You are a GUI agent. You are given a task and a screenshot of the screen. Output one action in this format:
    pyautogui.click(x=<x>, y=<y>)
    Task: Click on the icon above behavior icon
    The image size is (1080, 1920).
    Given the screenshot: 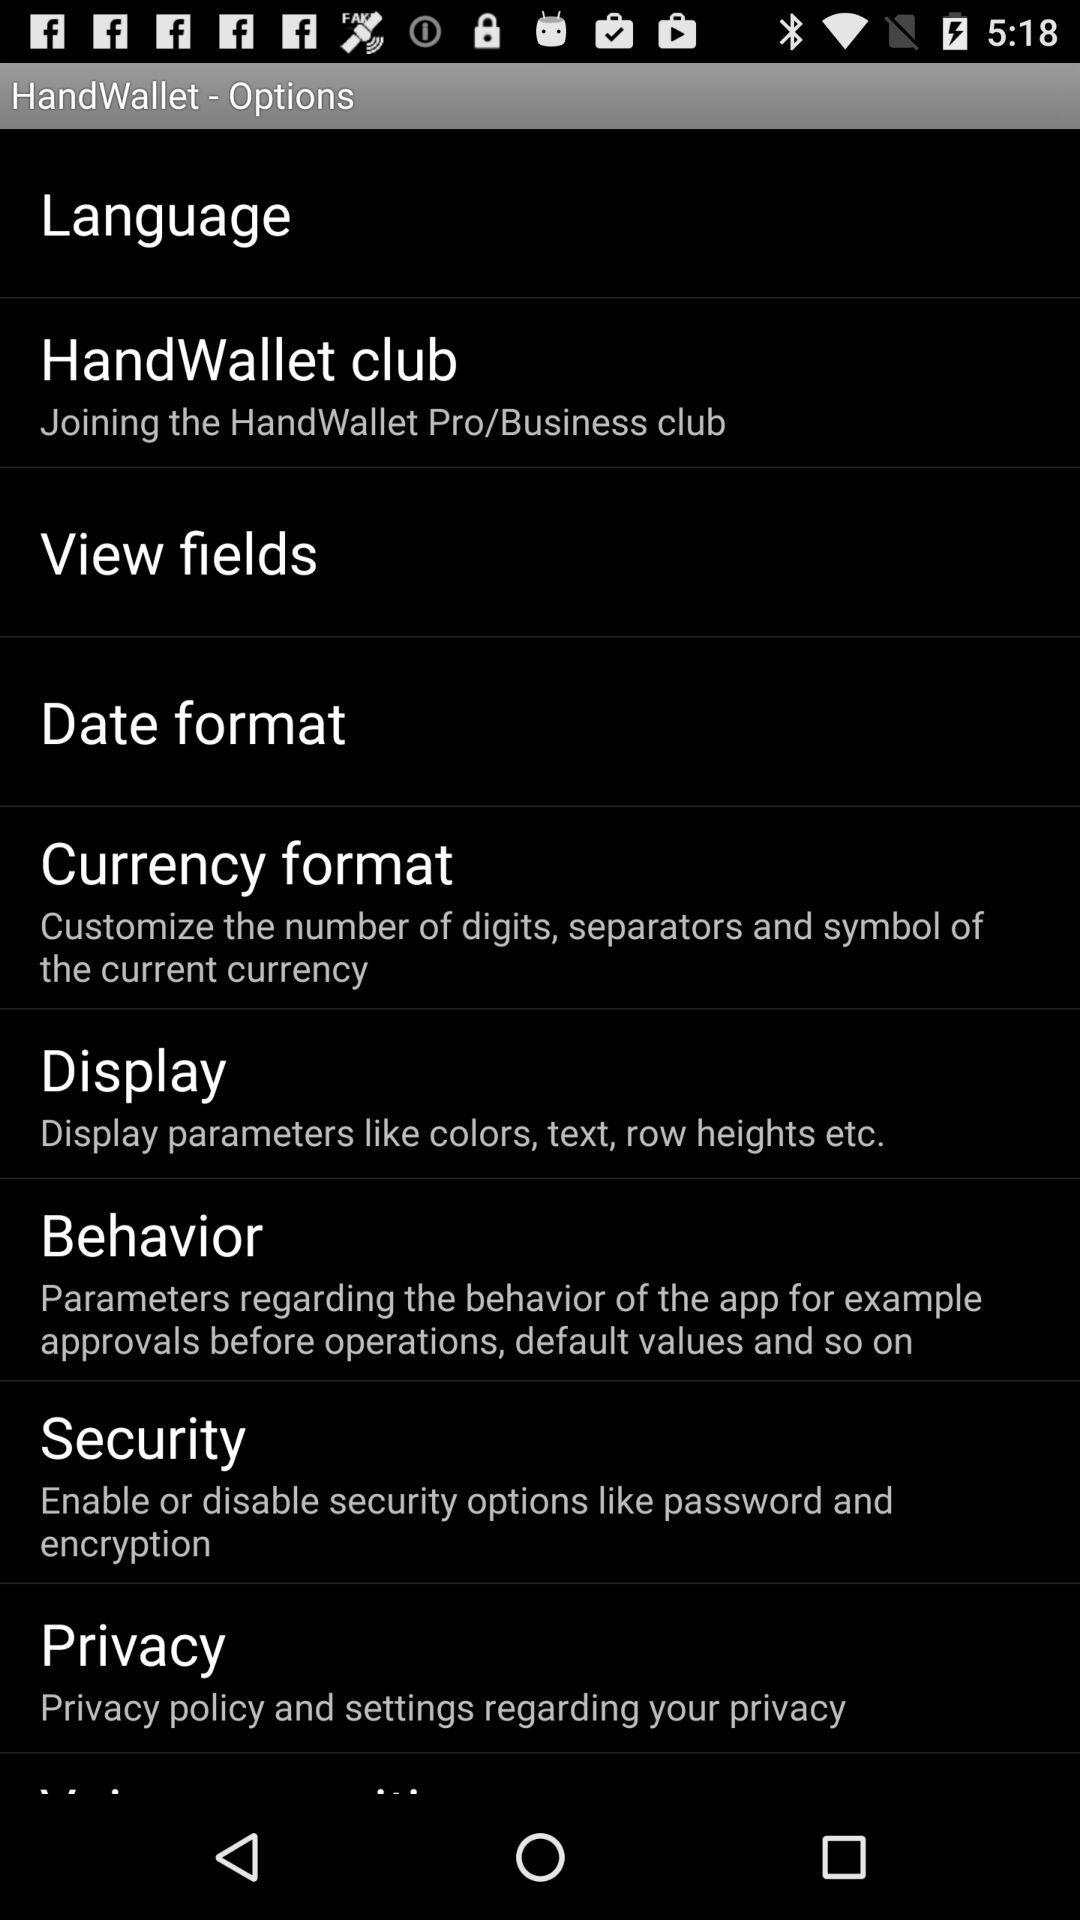 What is the action you would take?
    pyautogui.click(x=462, y=1131)
    